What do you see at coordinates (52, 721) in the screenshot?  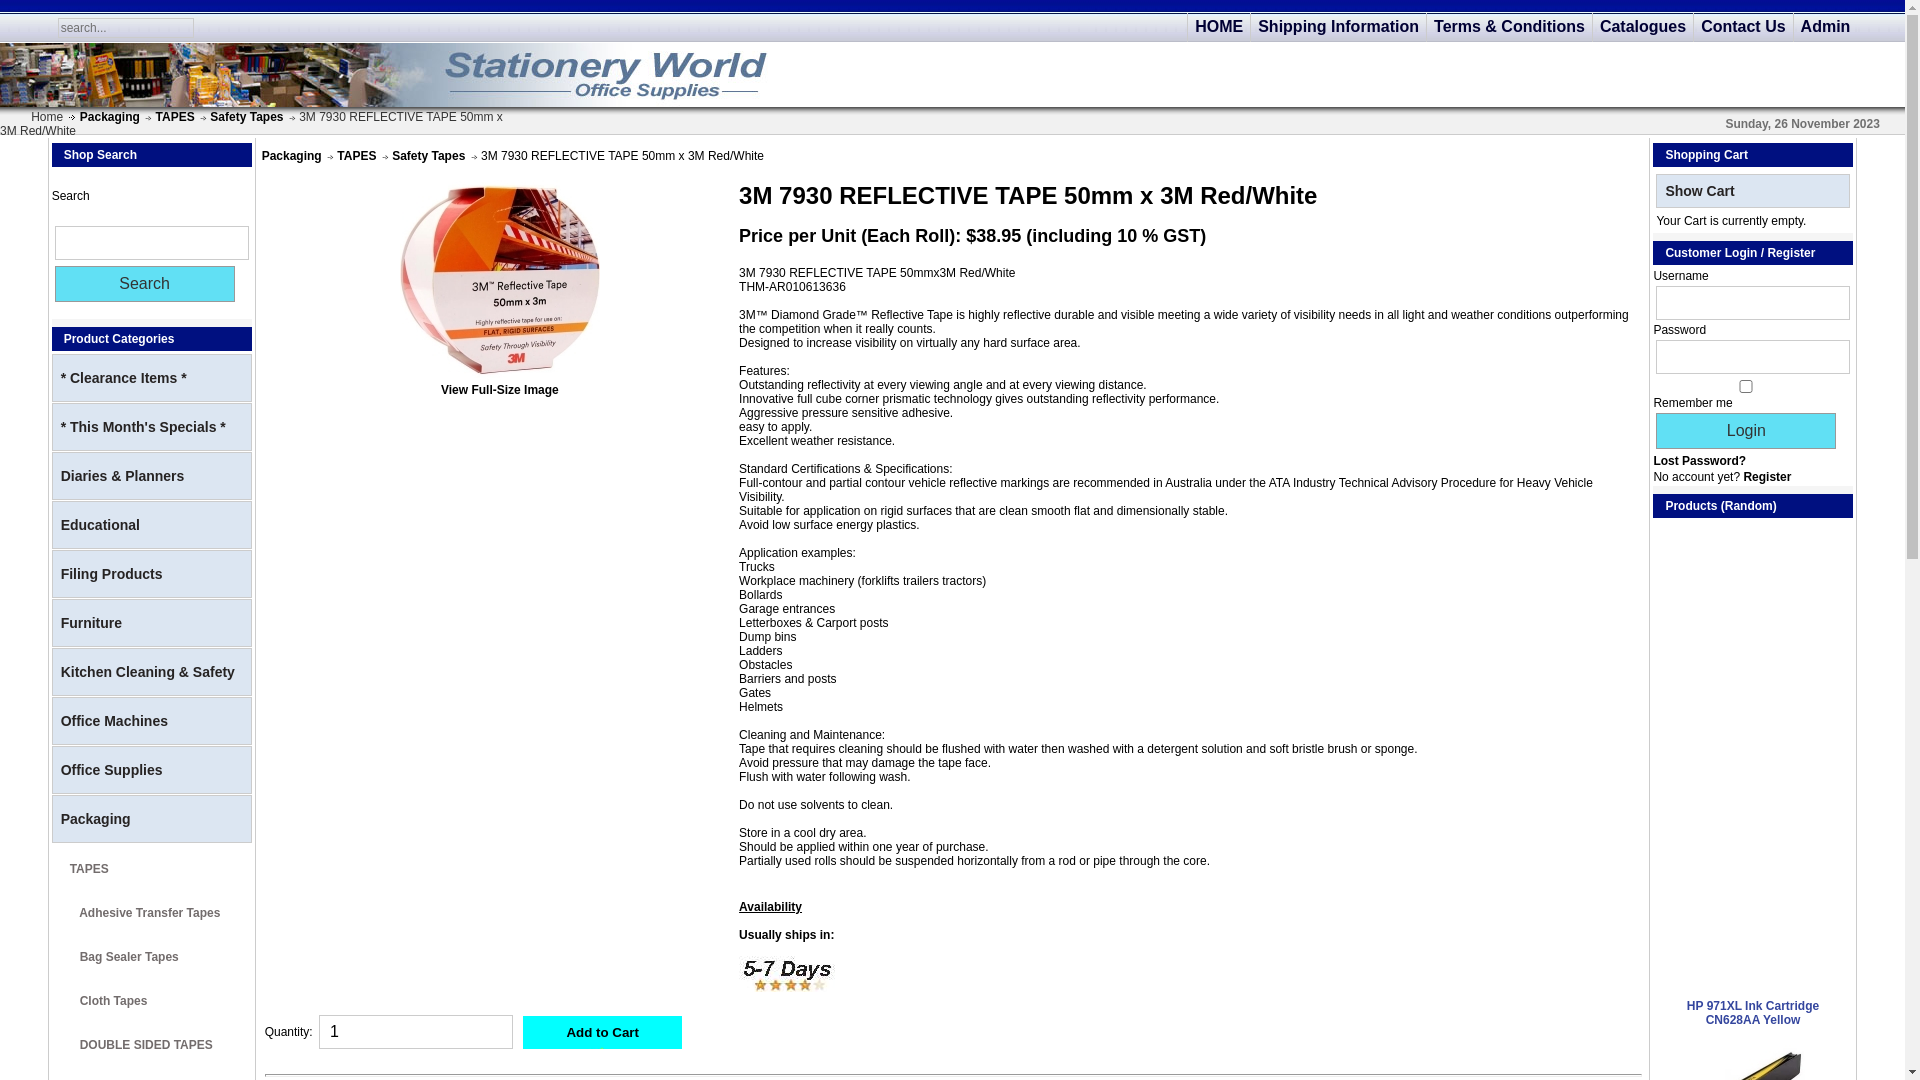 I see `'Office Machines'` at bounding box center [52, 721].